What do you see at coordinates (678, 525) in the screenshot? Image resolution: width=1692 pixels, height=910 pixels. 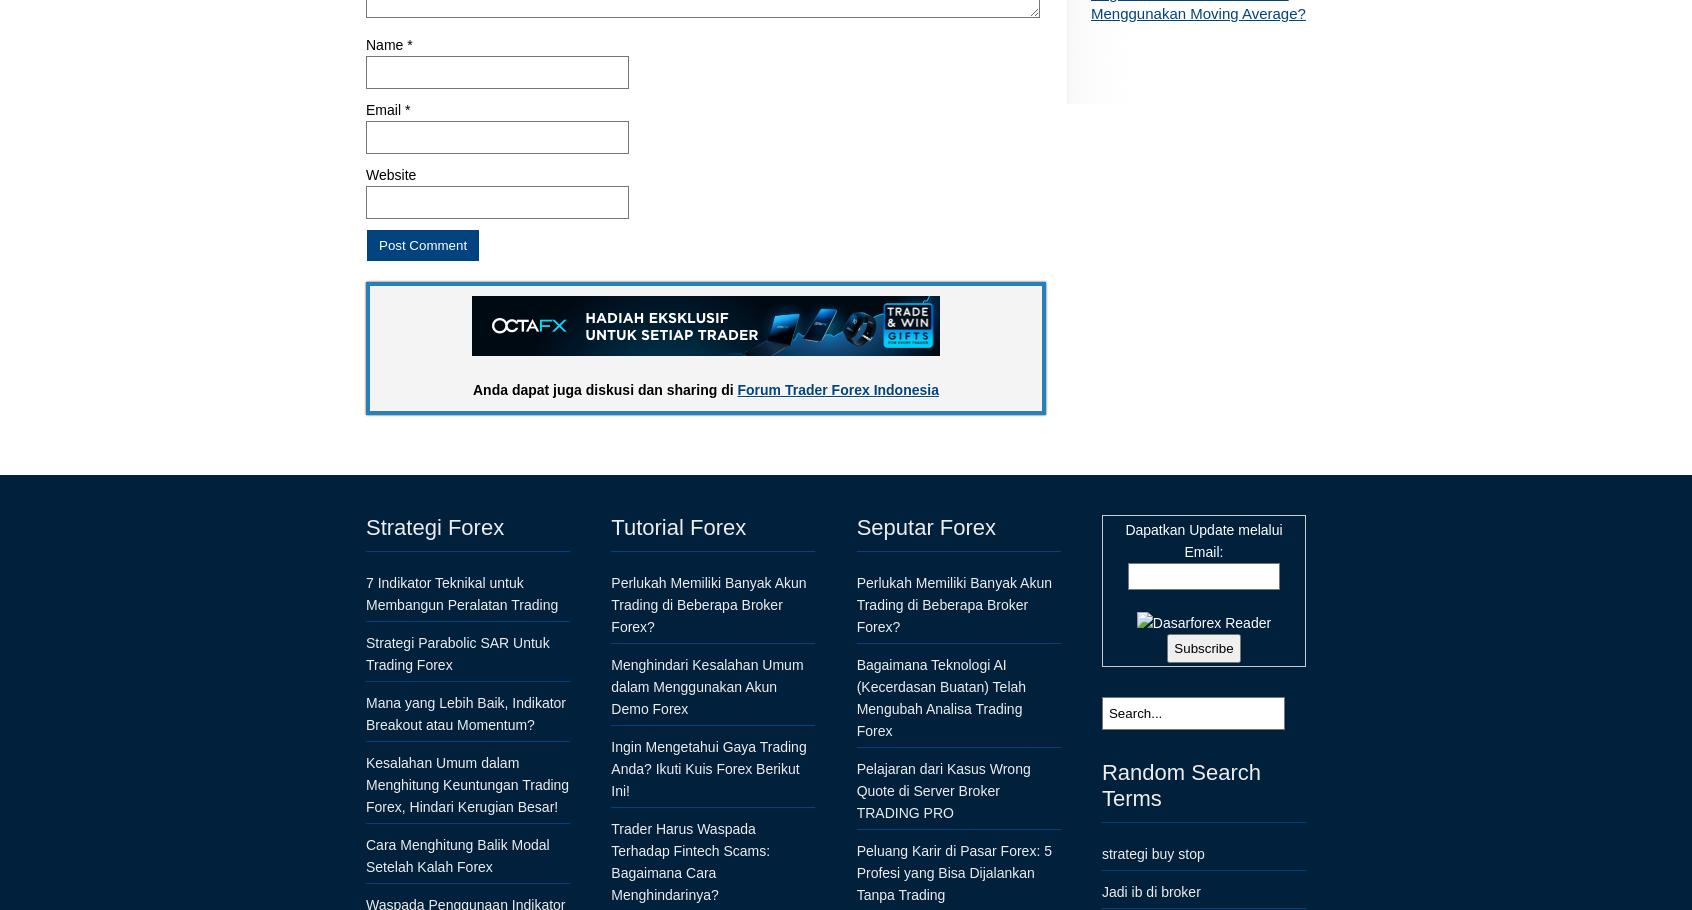 I see `'Tutorial Forex'` at bounding box center [678, 525].